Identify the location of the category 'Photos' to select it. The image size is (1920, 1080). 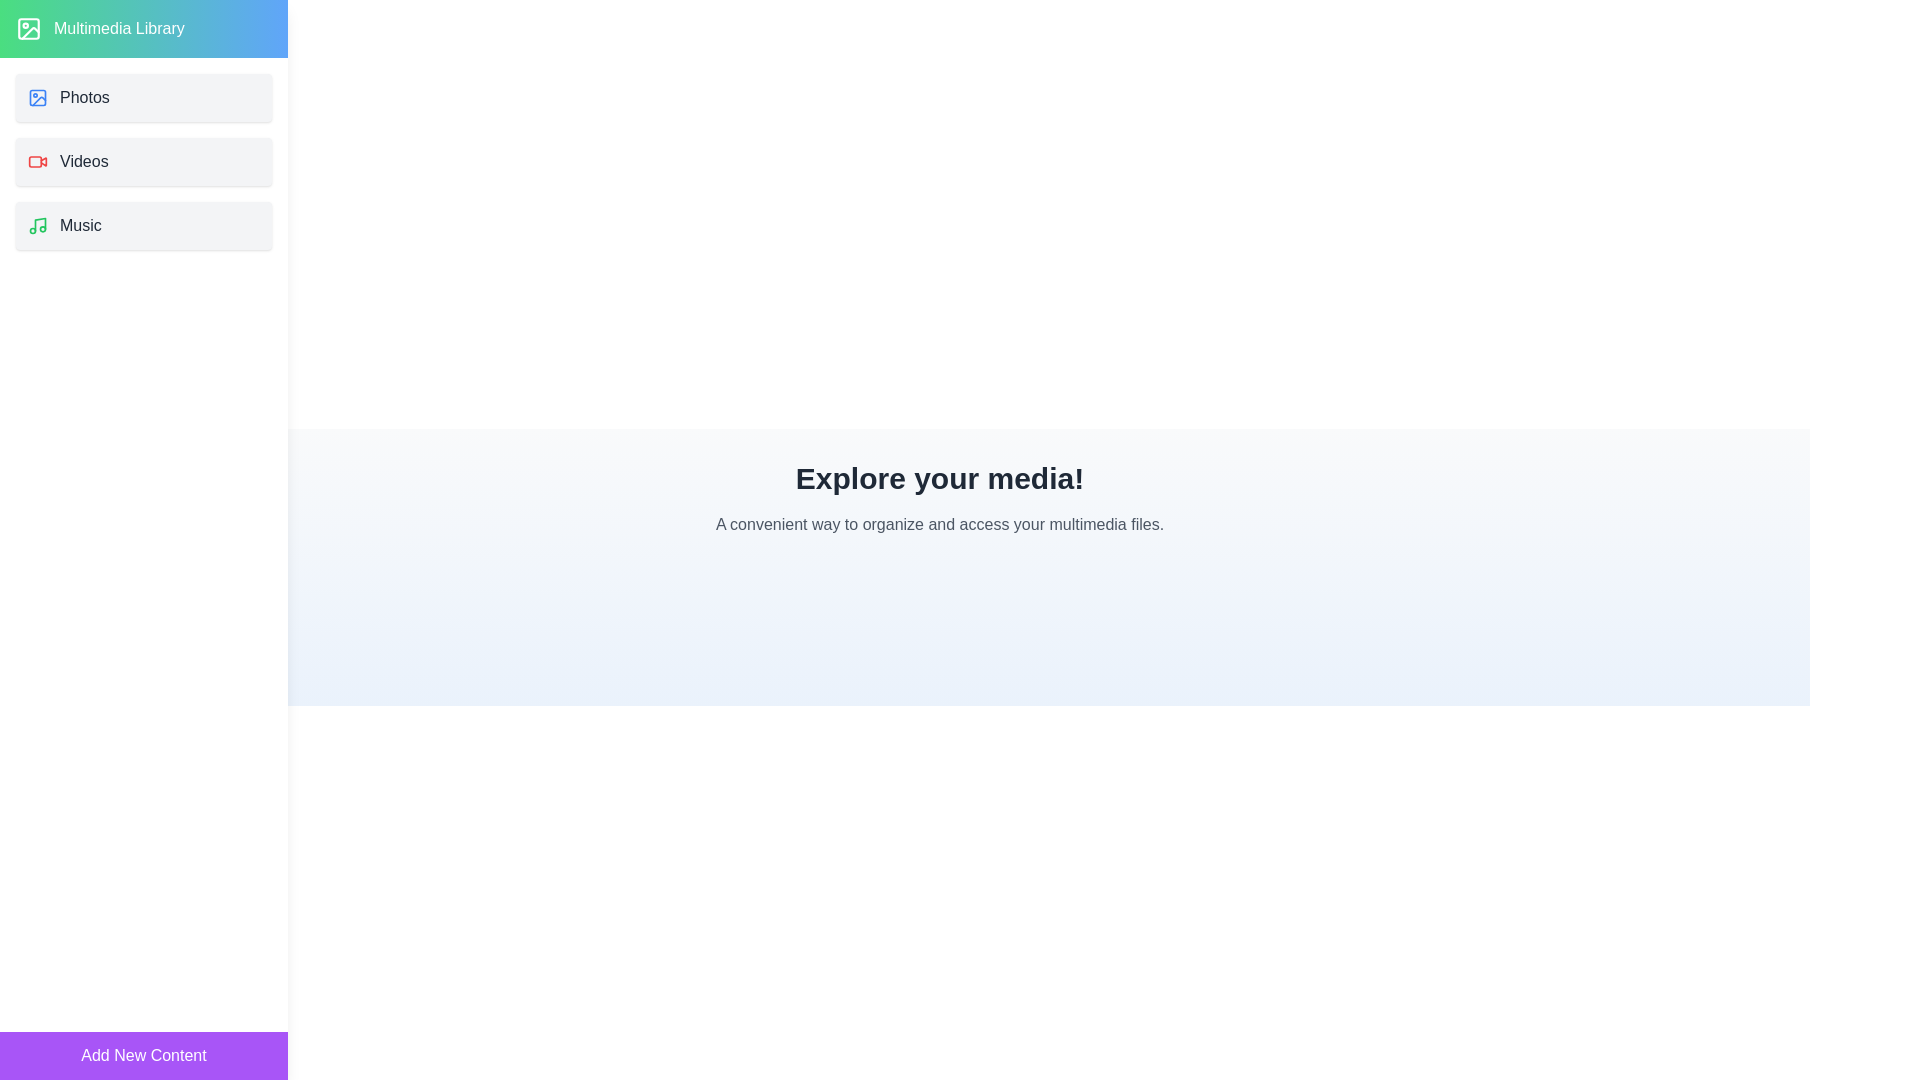
(143, 97).